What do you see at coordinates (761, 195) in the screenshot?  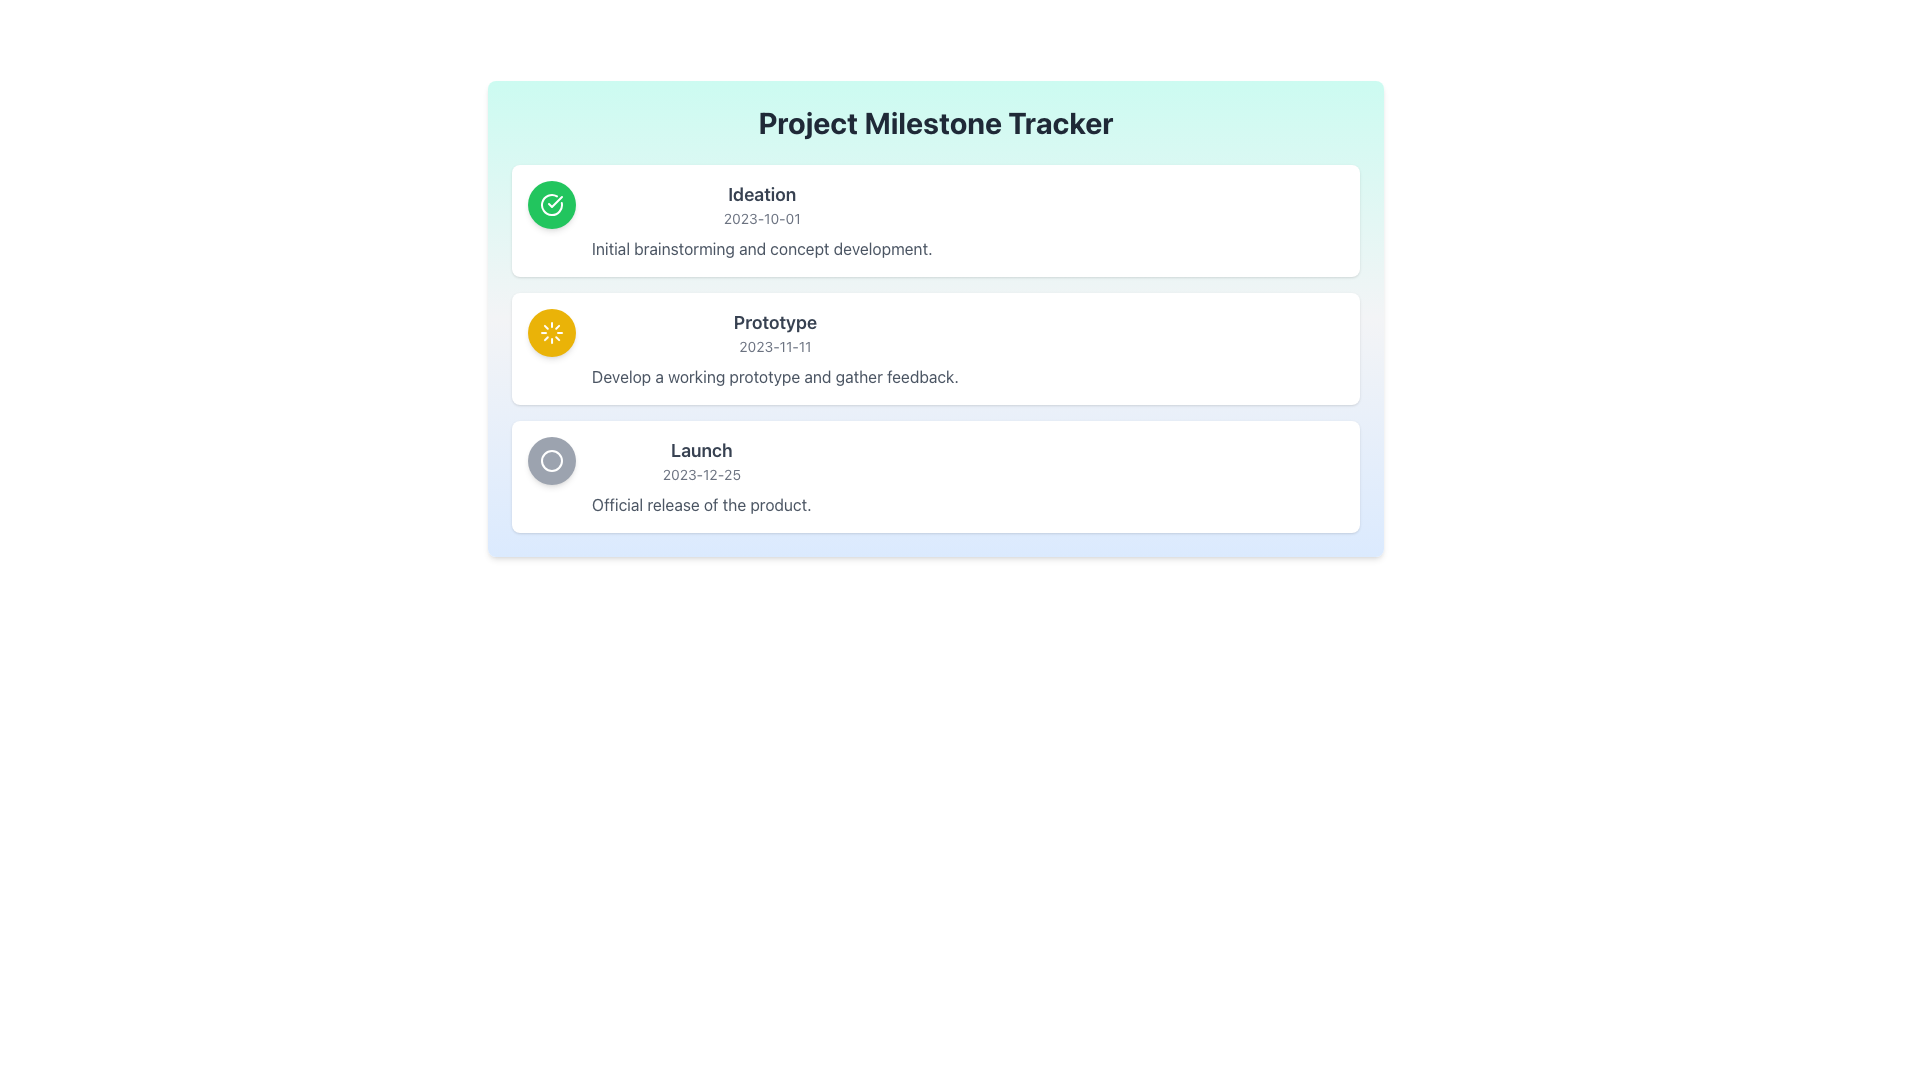 I see `the 'Ideation' milestone card title in the 'Project Milestone Tracker' list, which is positioned above the dates and descriptions of the project` at bounding box center [761, 195].